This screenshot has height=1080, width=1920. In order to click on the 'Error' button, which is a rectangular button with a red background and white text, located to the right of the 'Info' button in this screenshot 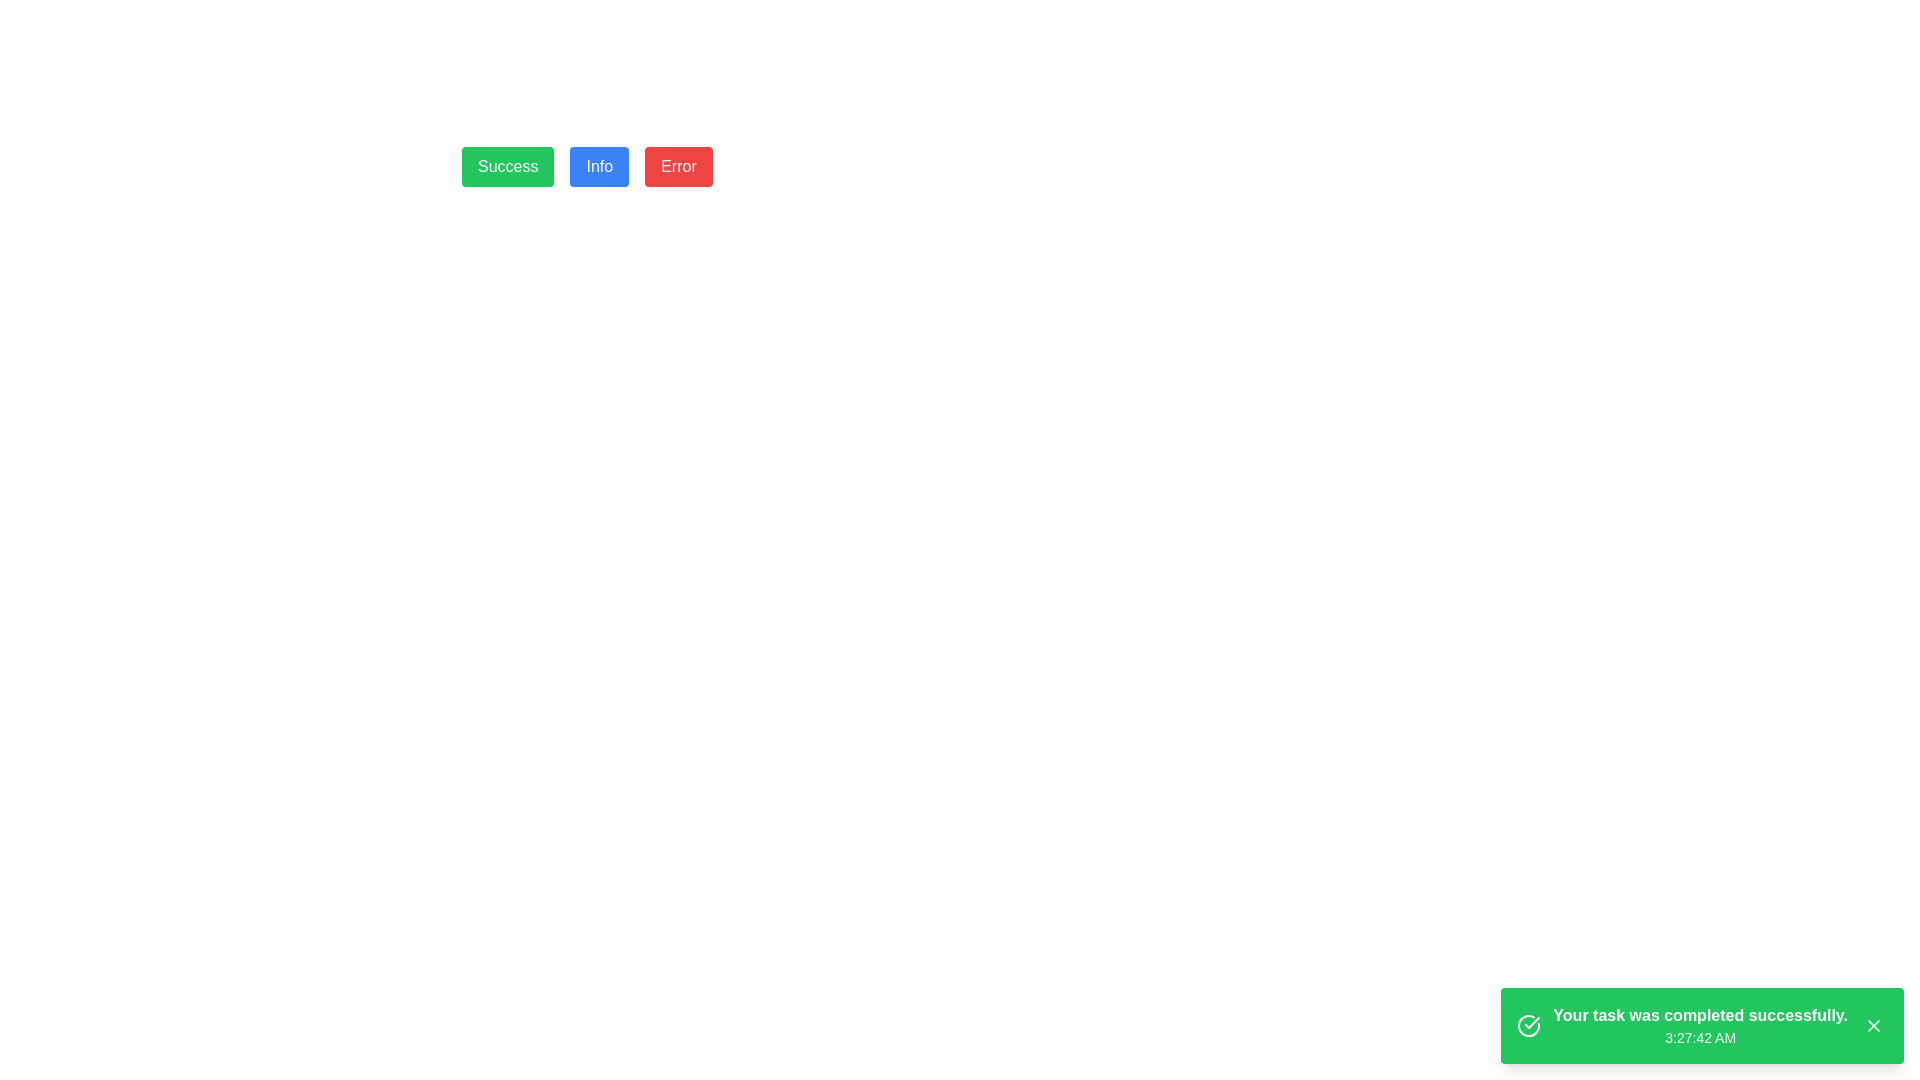, I will do `click(678, 165)`.